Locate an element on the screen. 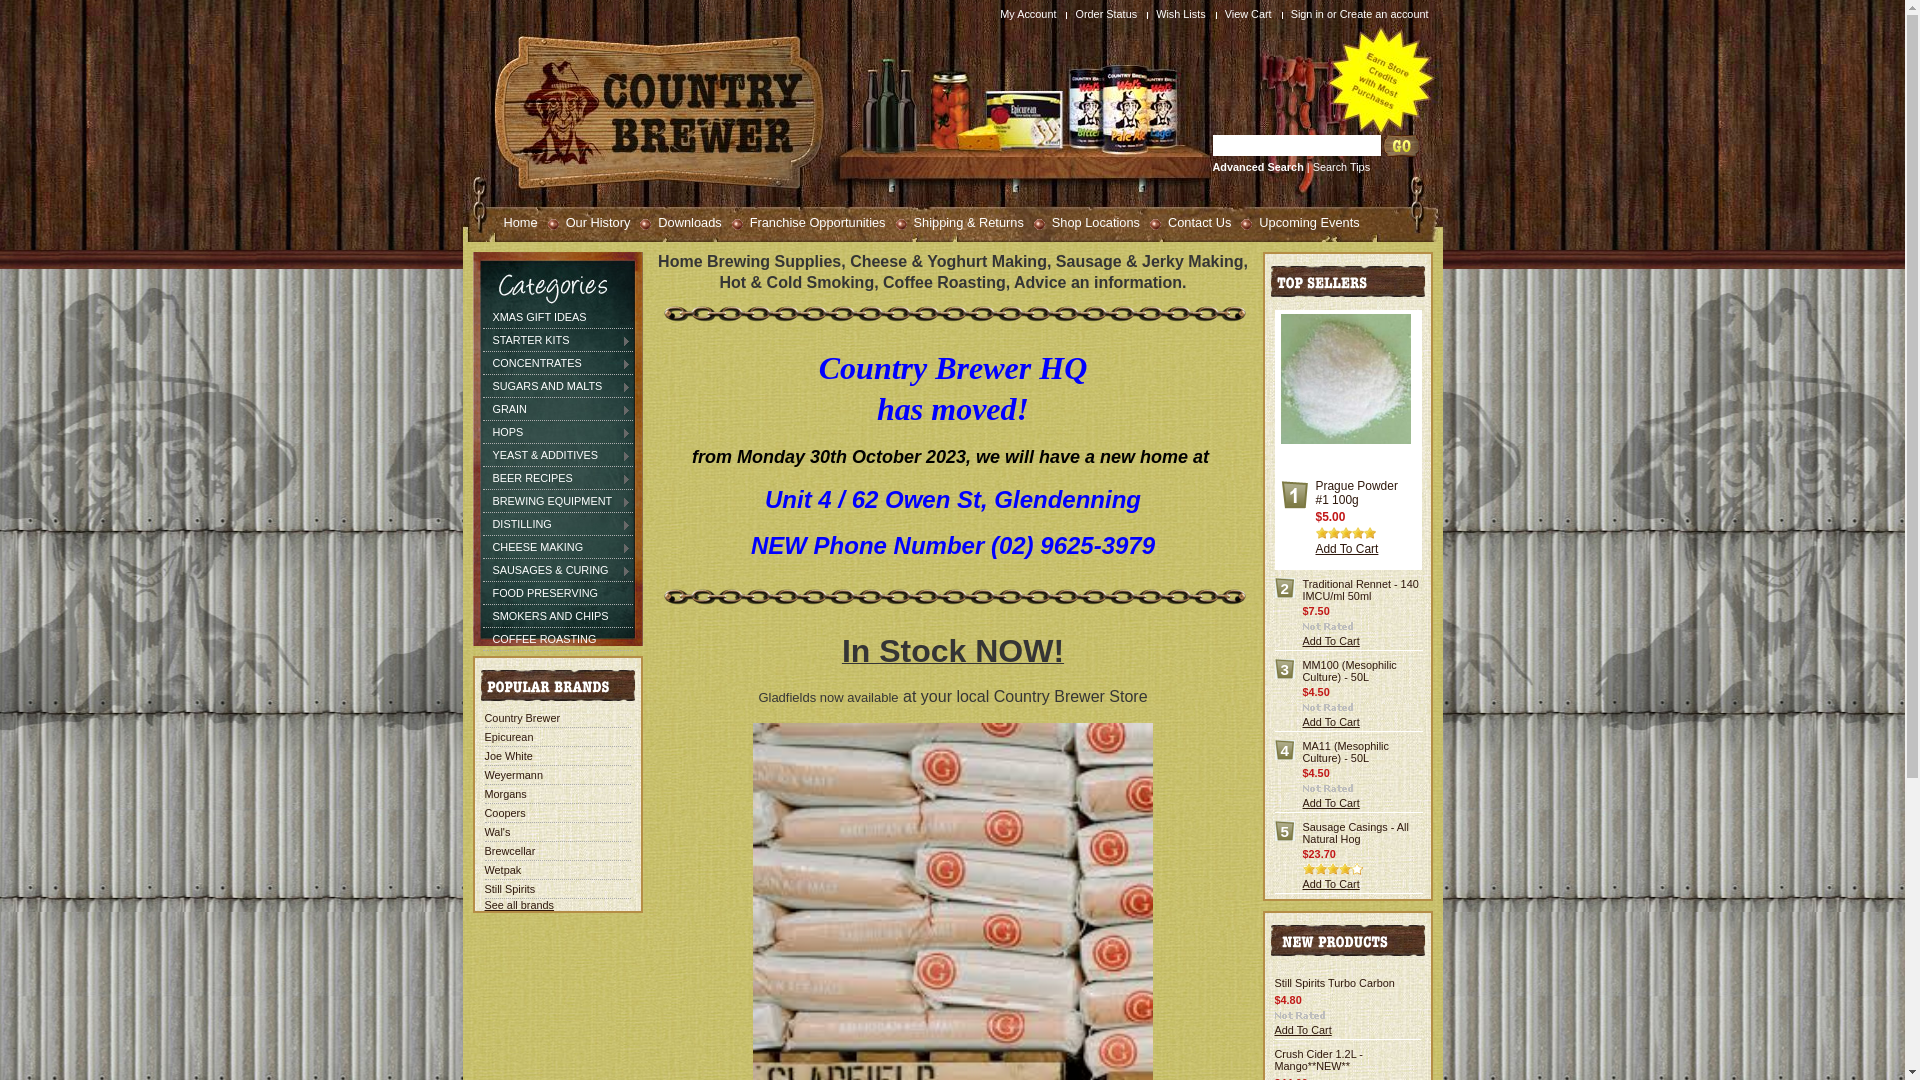  'Advanced Search' is located at coordinates (1256, 165).